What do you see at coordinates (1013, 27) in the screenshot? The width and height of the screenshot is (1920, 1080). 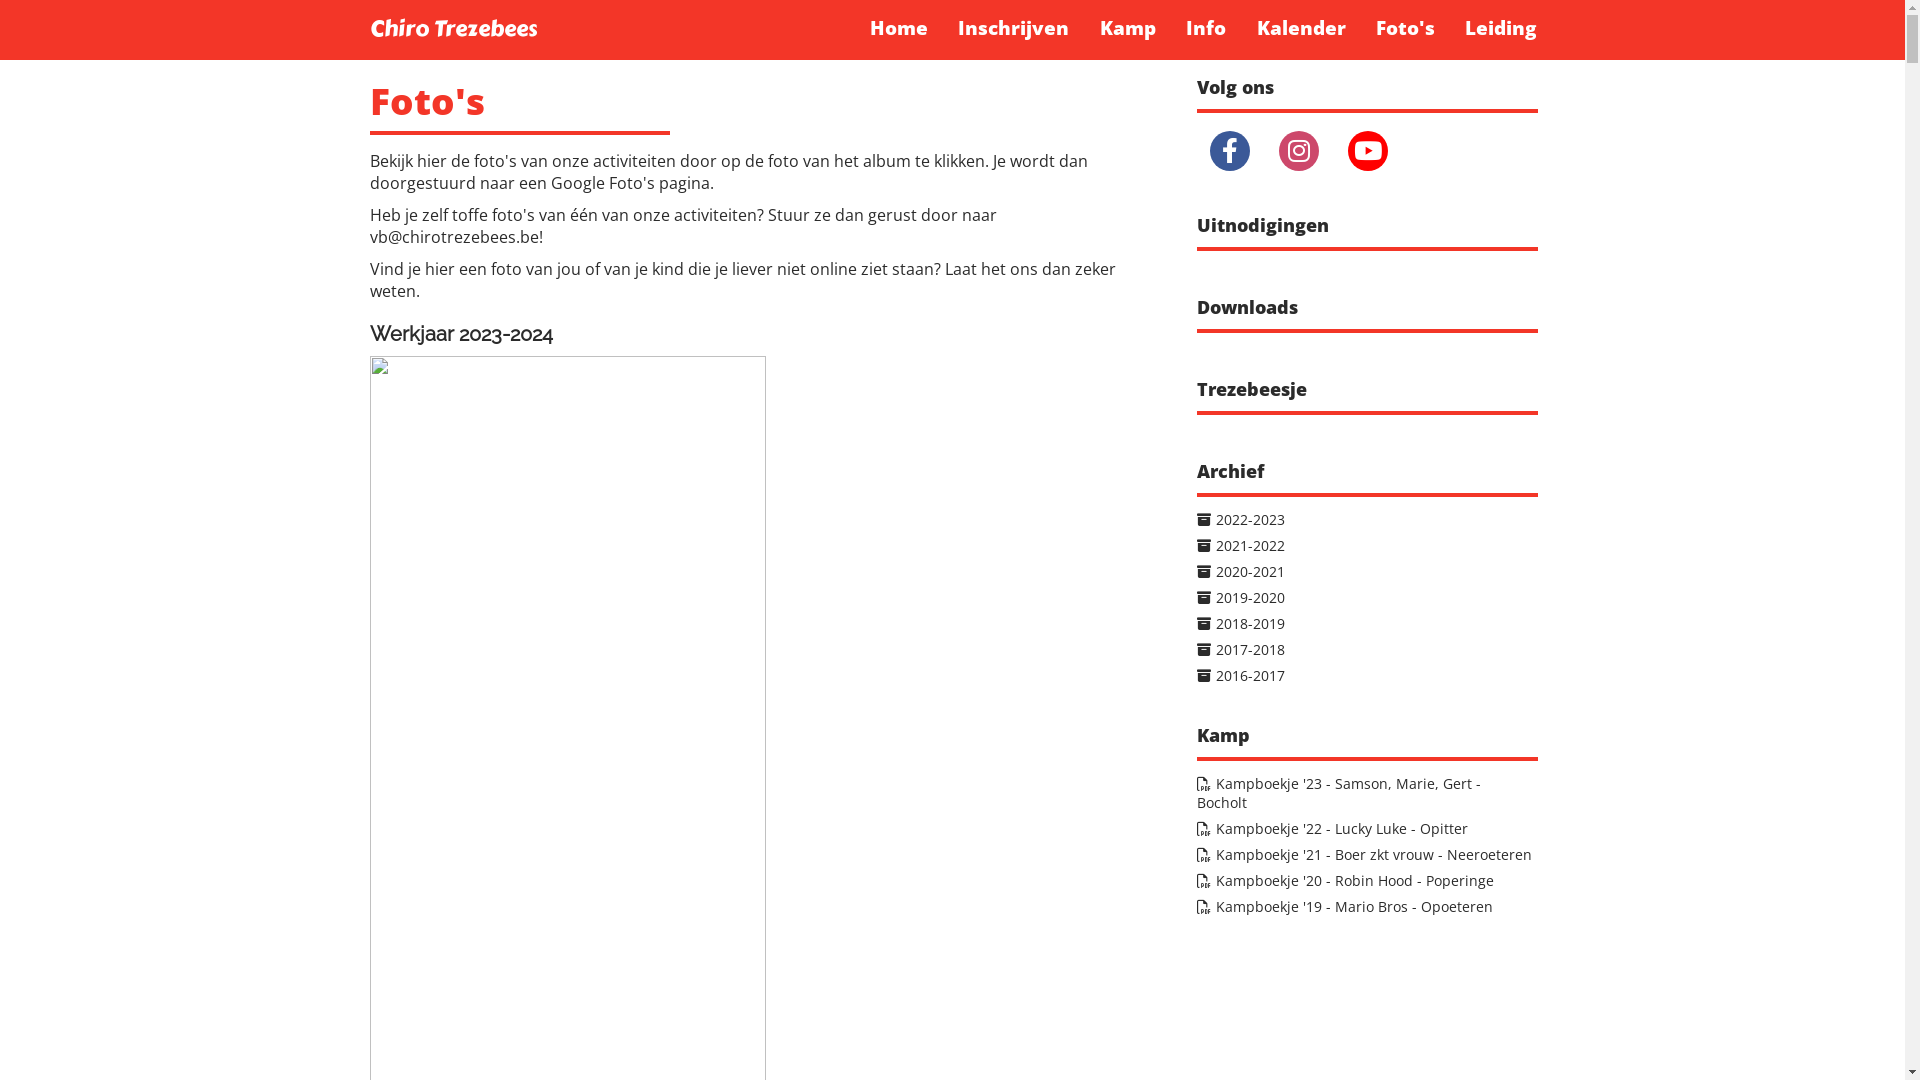 I see `'Inschrijven'` at bounding box center [1013, 27].